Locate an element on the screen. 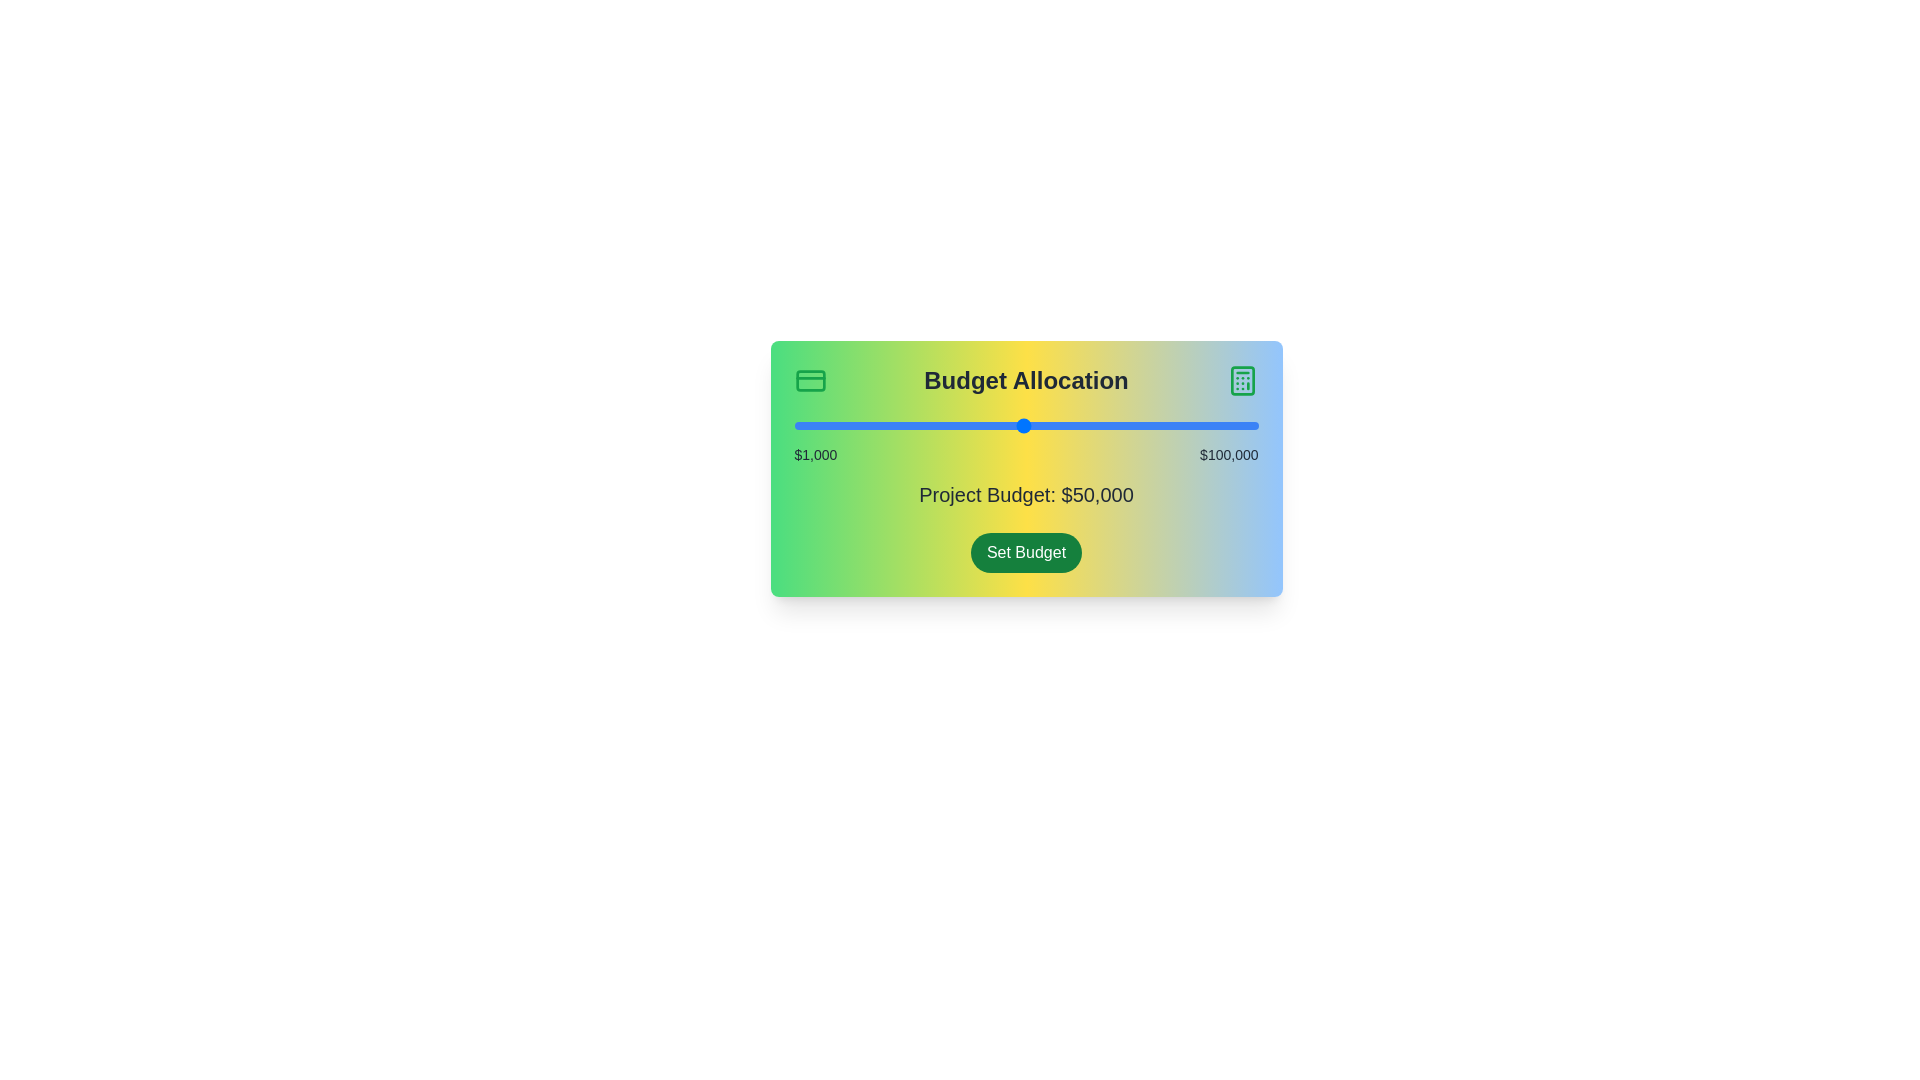 This screenshot has height=1080, width=1920. the slider to set the budget to 13879 is located at coordinates (854, 424).